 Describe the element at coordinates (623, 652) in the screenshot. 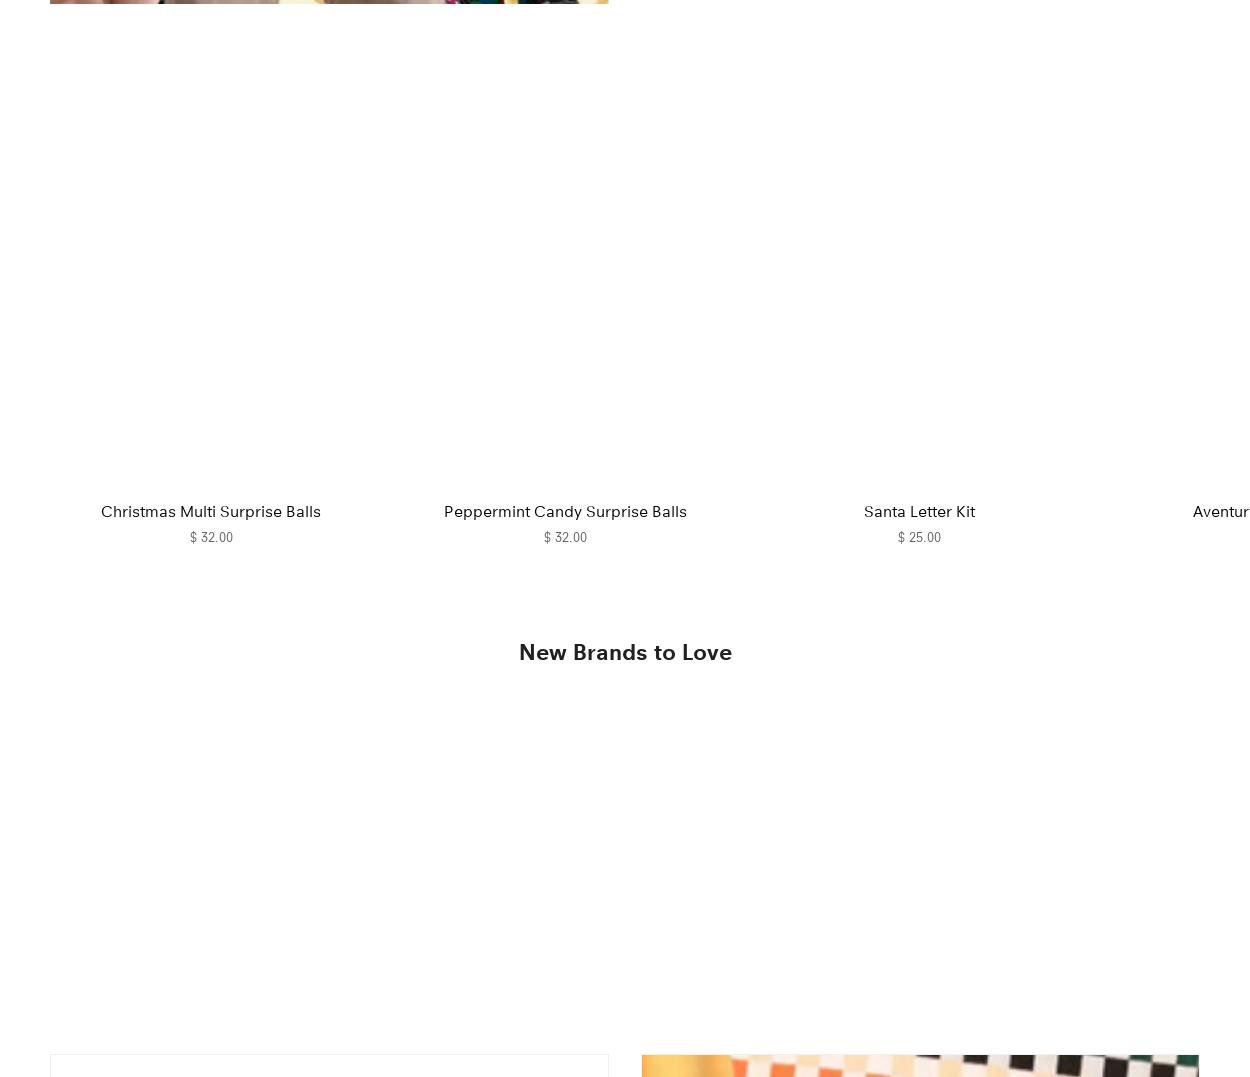

I see `'New Brands to Love'` at that location.